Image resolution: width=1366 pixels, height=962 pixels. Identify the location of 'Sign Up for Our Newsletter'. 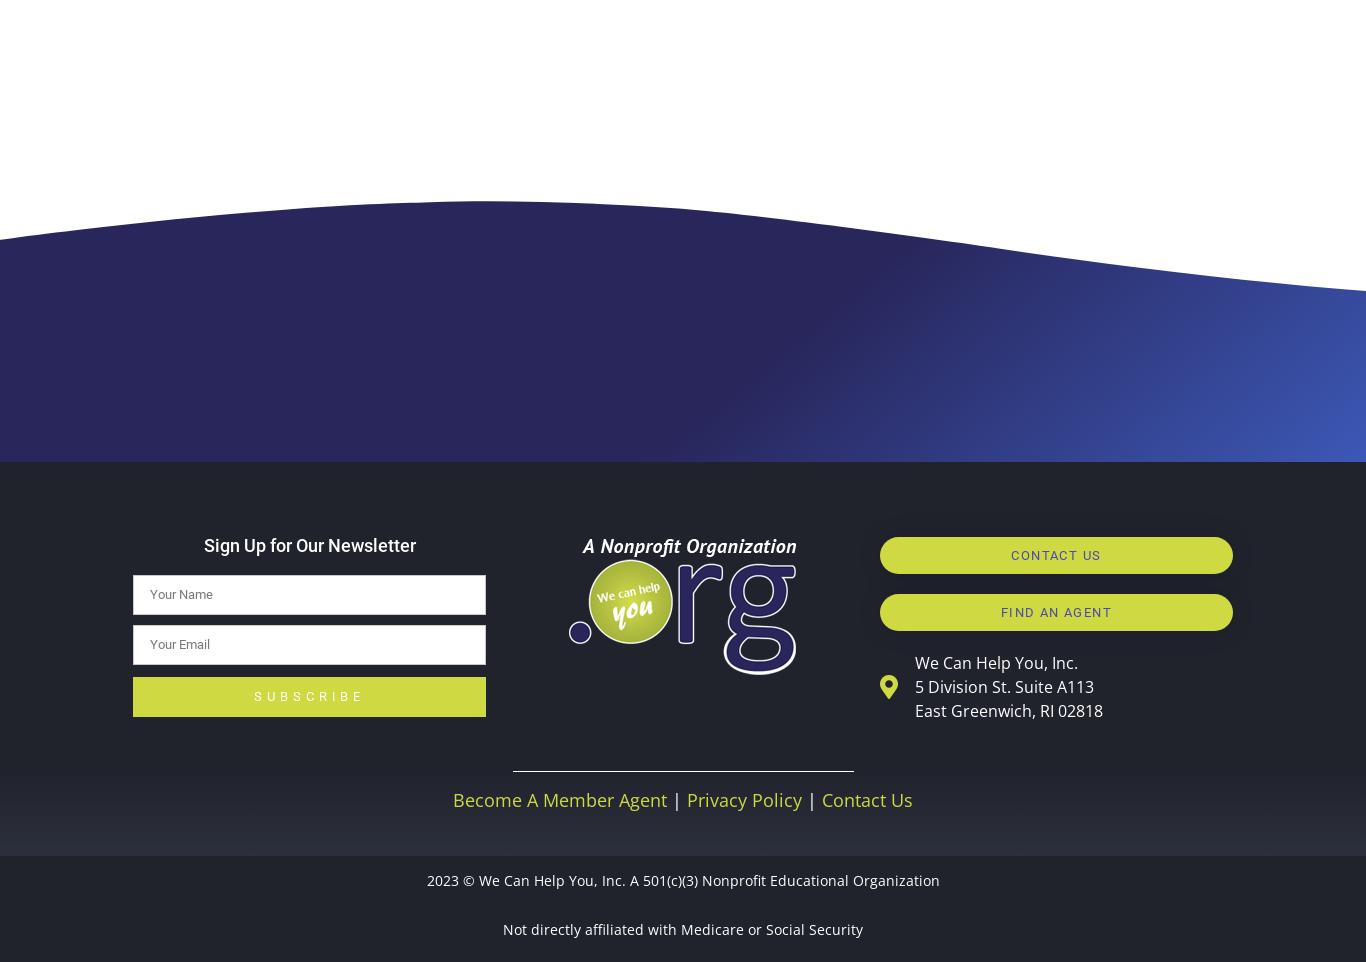
(308, 544).